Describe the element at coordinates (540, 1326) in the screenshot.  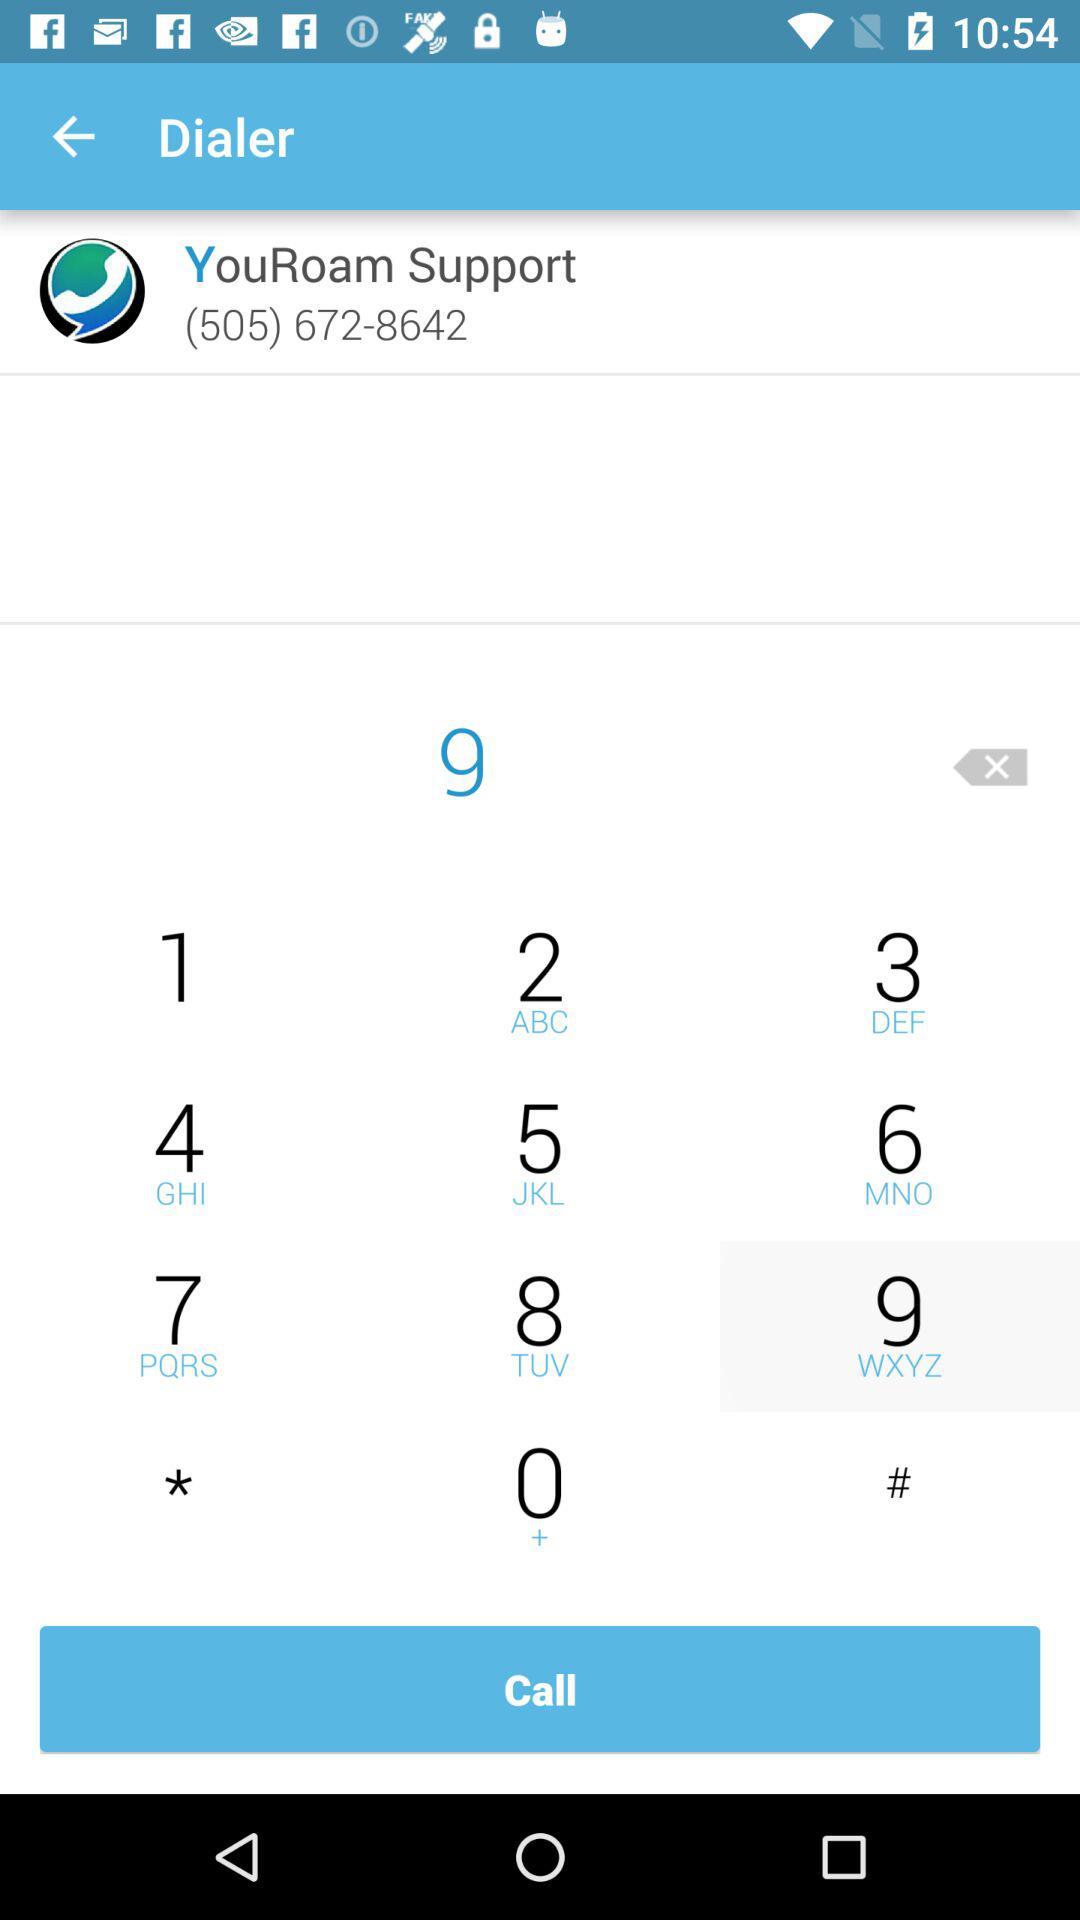
I see `click the number 8` at that location.